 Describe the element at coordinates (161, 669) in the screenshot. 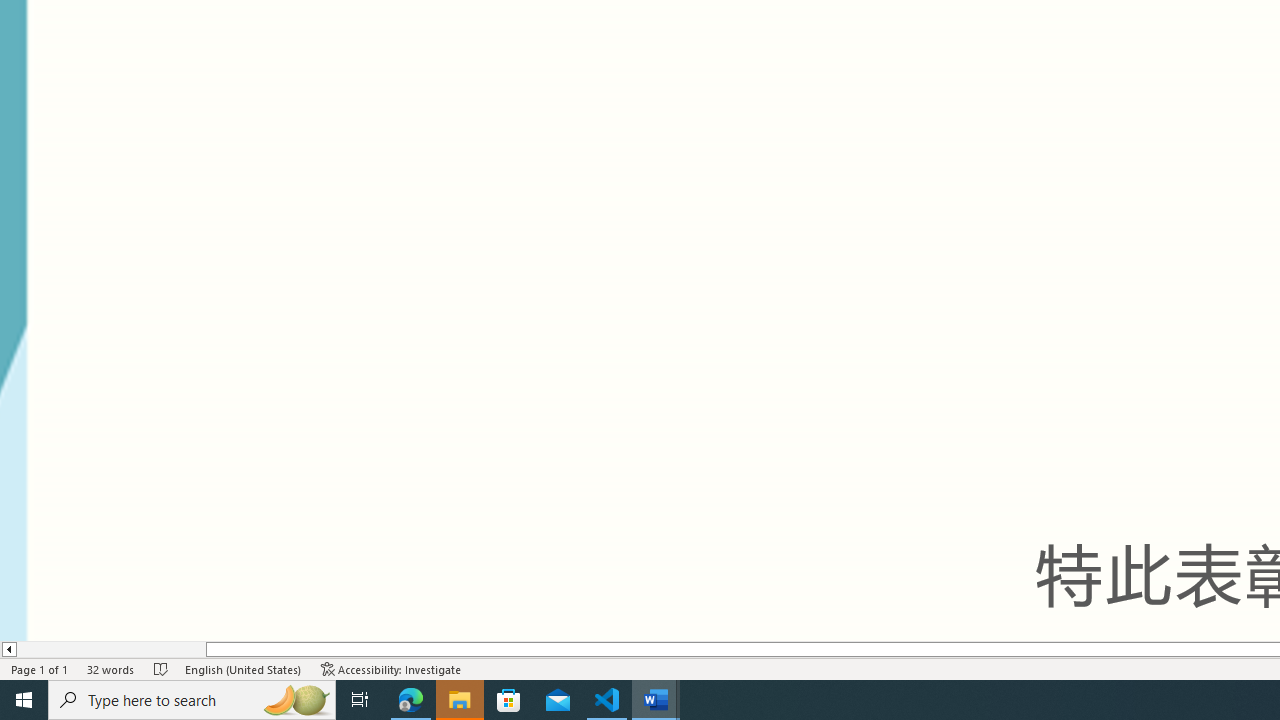

I see `'Spelling and Grammar Check No Errors'` at that location.